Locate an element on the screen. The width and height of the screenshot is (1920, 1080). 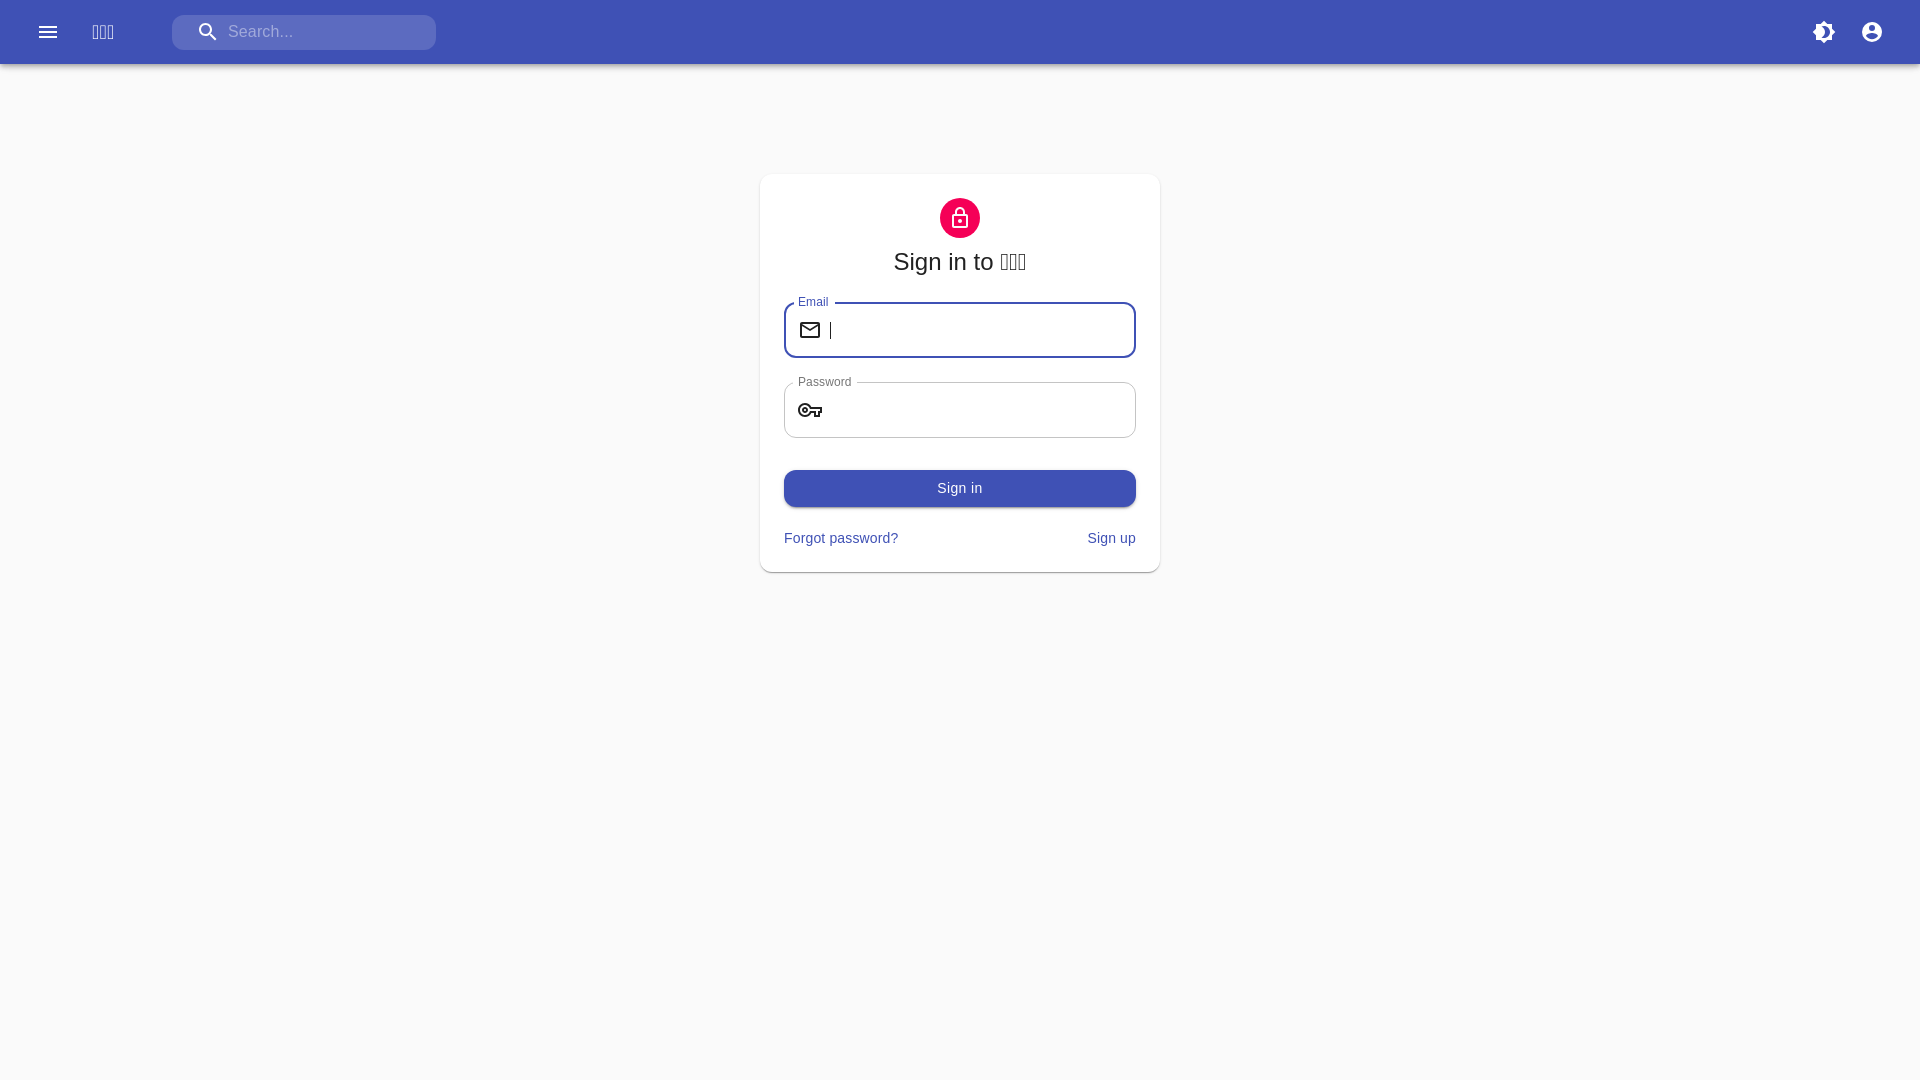
'Sign in' is located at coordinates (960, 488).